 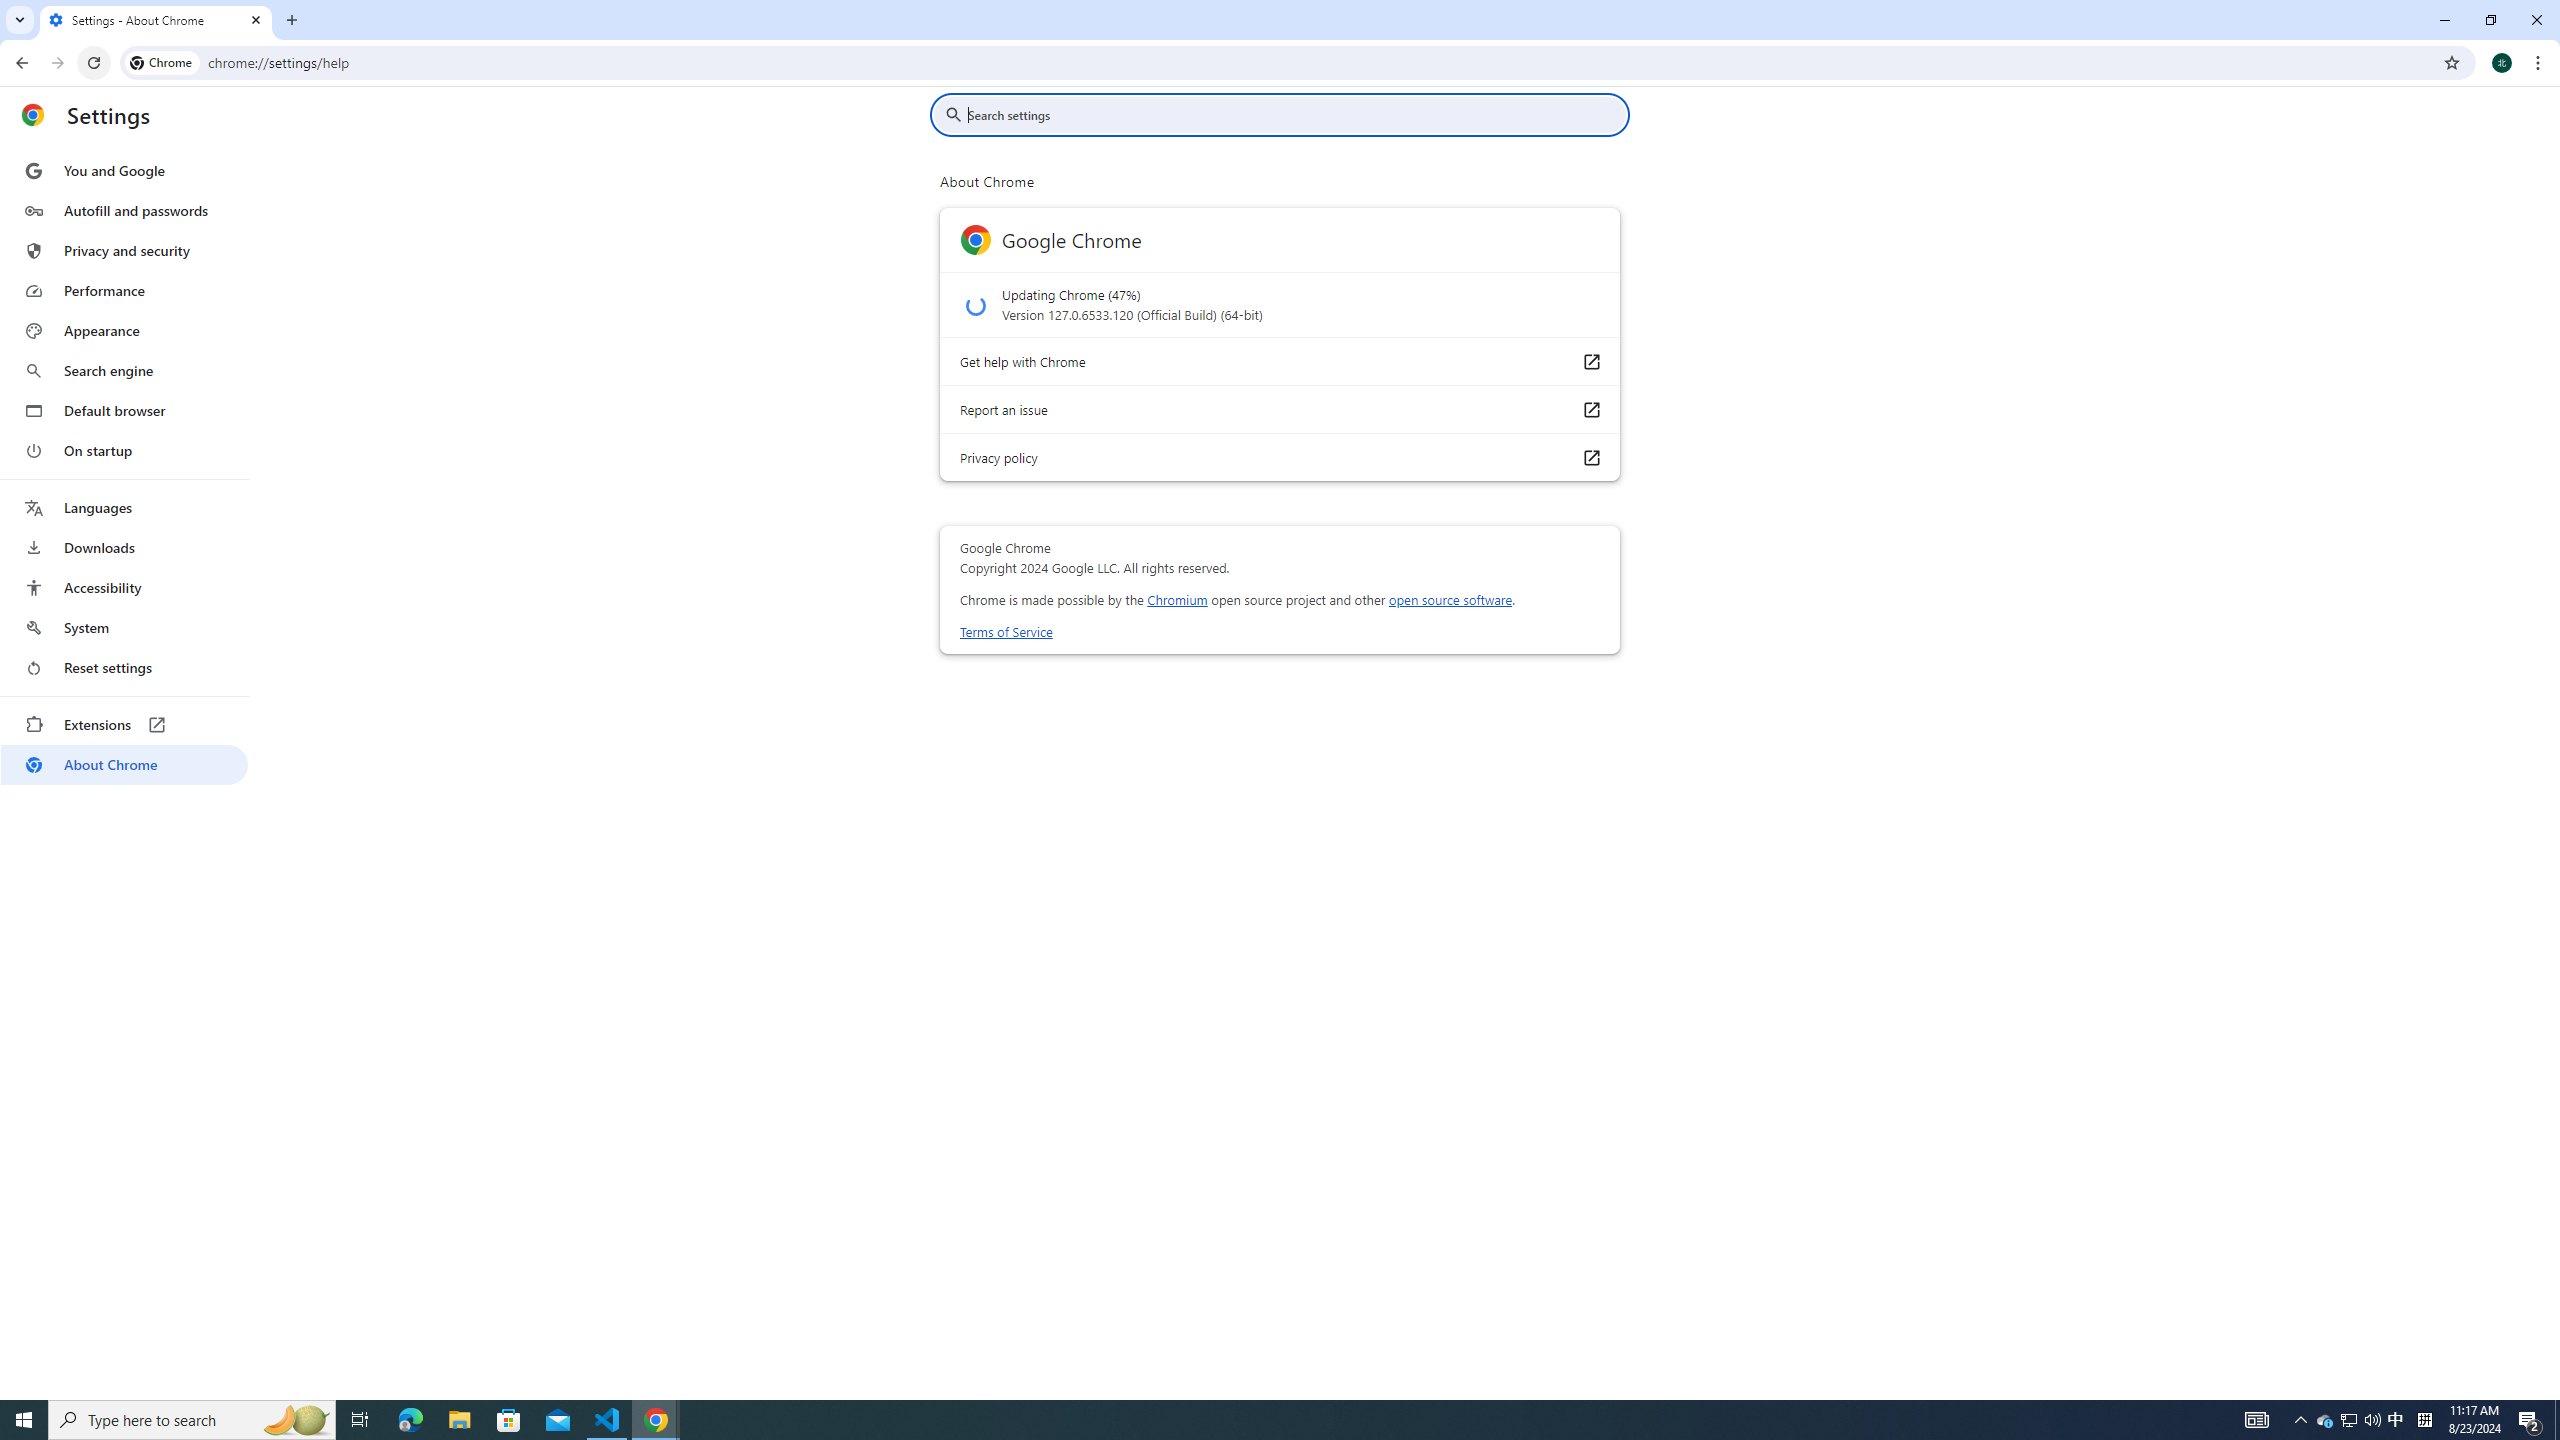 What do you see at coordinates (123, 547) in the screenshot?
I see `'Downloads'` at bounding box center [123, 547].